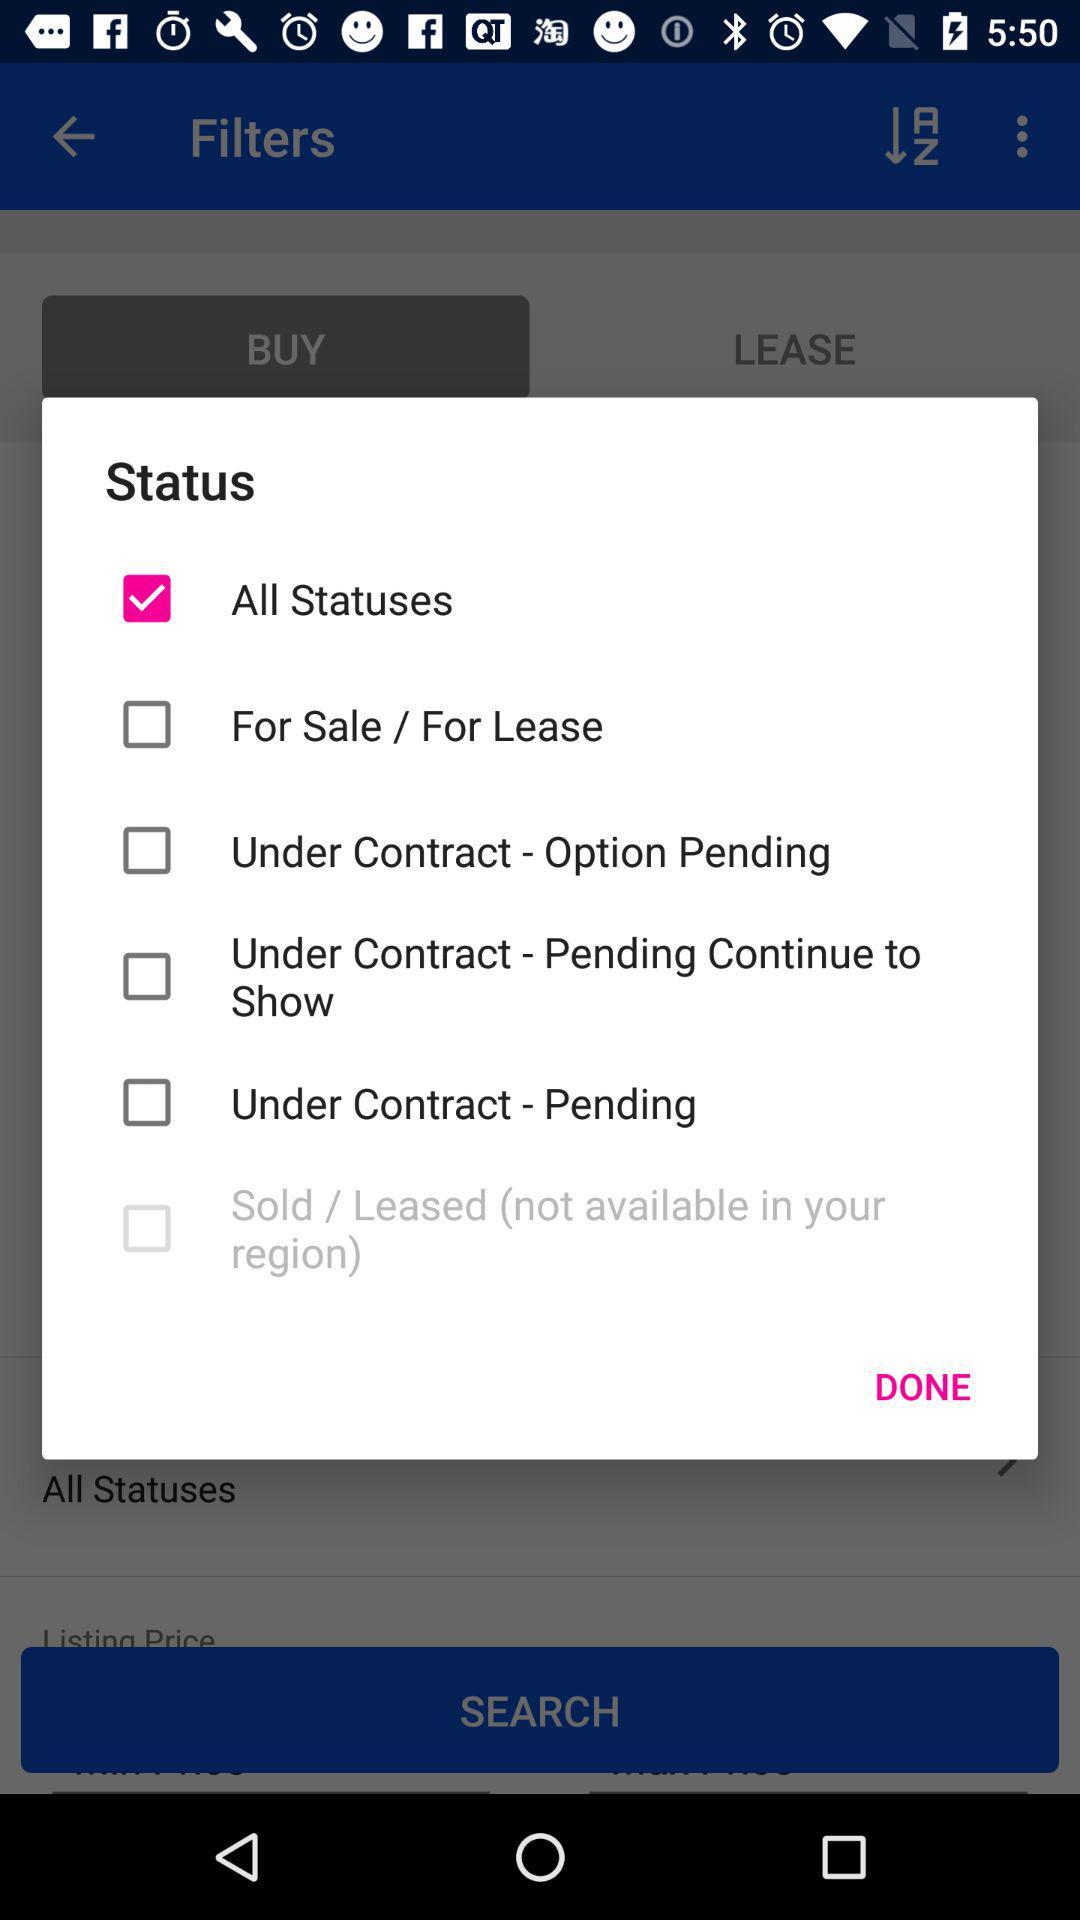 The width and height of the screenshot is (1080, 1920). I want to click on the item above done item, so click(601, 1227).